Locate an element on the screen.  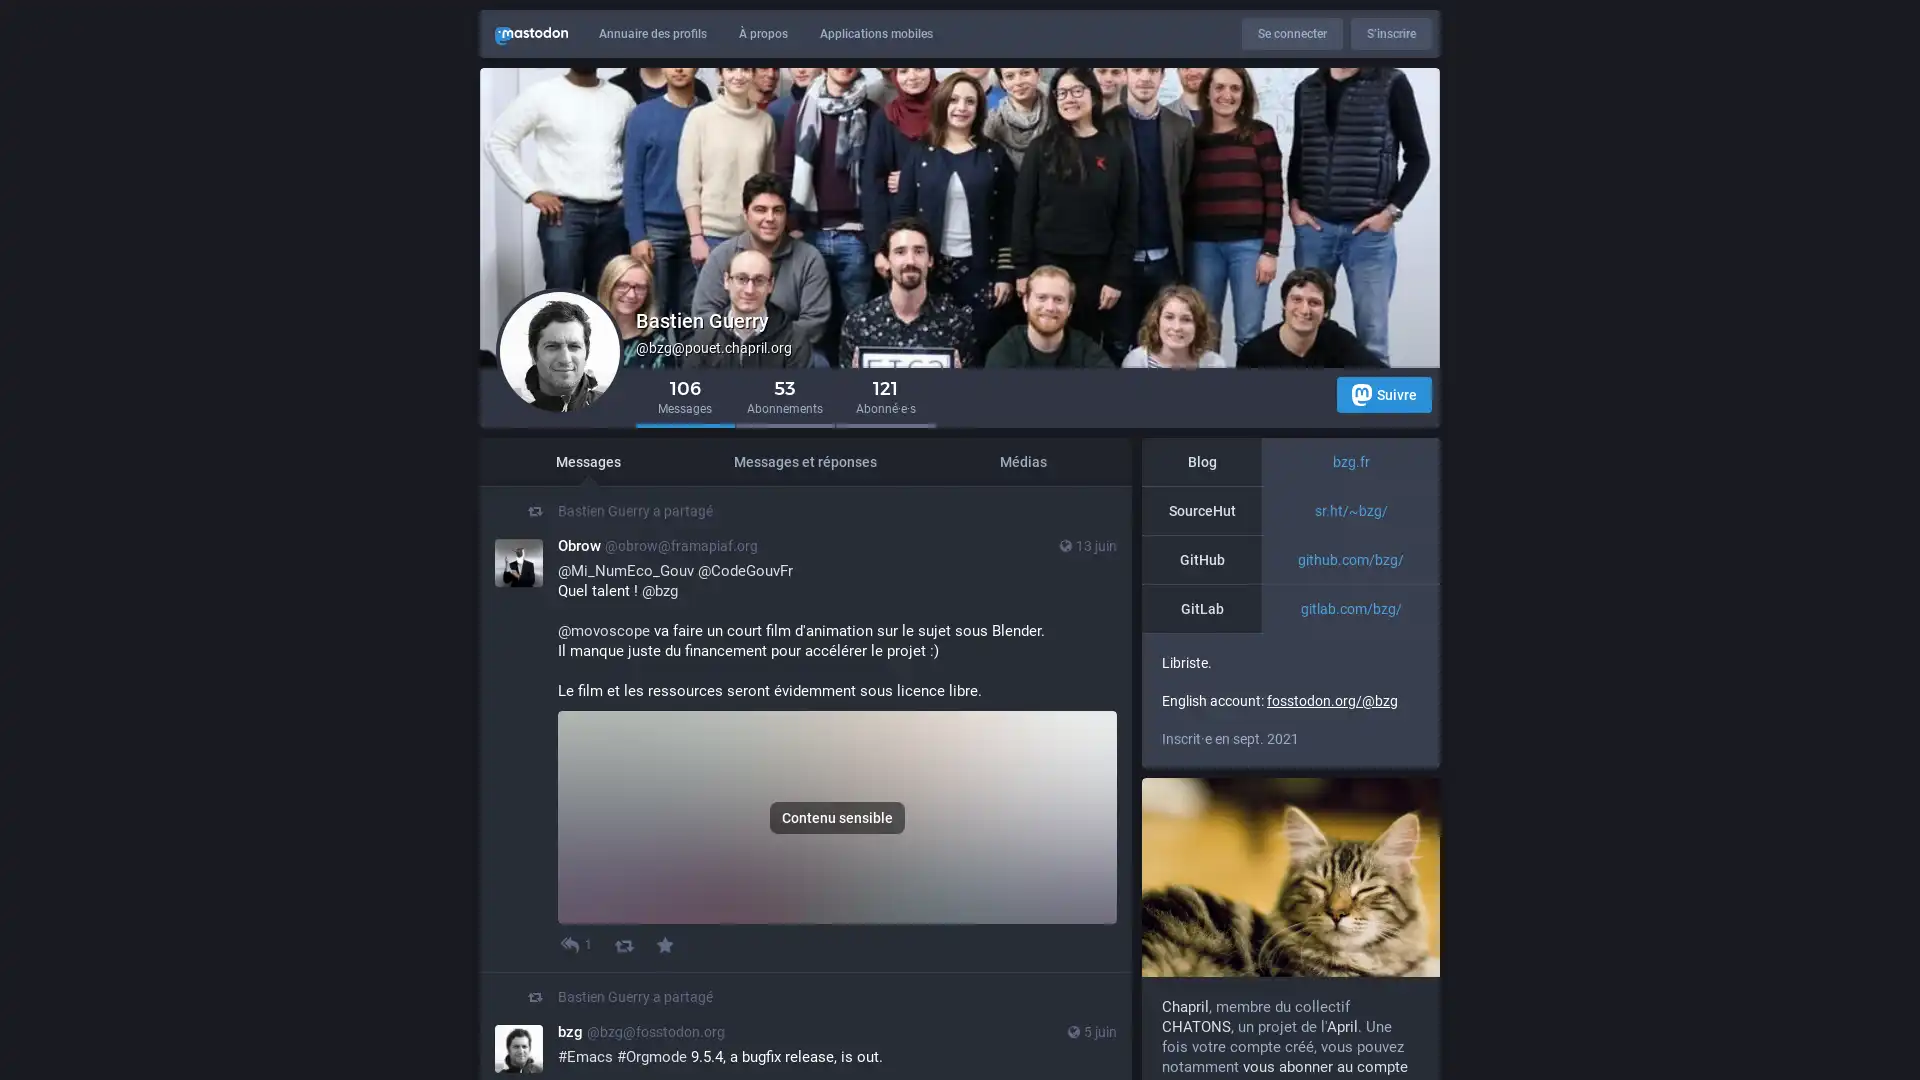
Contenu sensible is located at coordinates (837, 866).